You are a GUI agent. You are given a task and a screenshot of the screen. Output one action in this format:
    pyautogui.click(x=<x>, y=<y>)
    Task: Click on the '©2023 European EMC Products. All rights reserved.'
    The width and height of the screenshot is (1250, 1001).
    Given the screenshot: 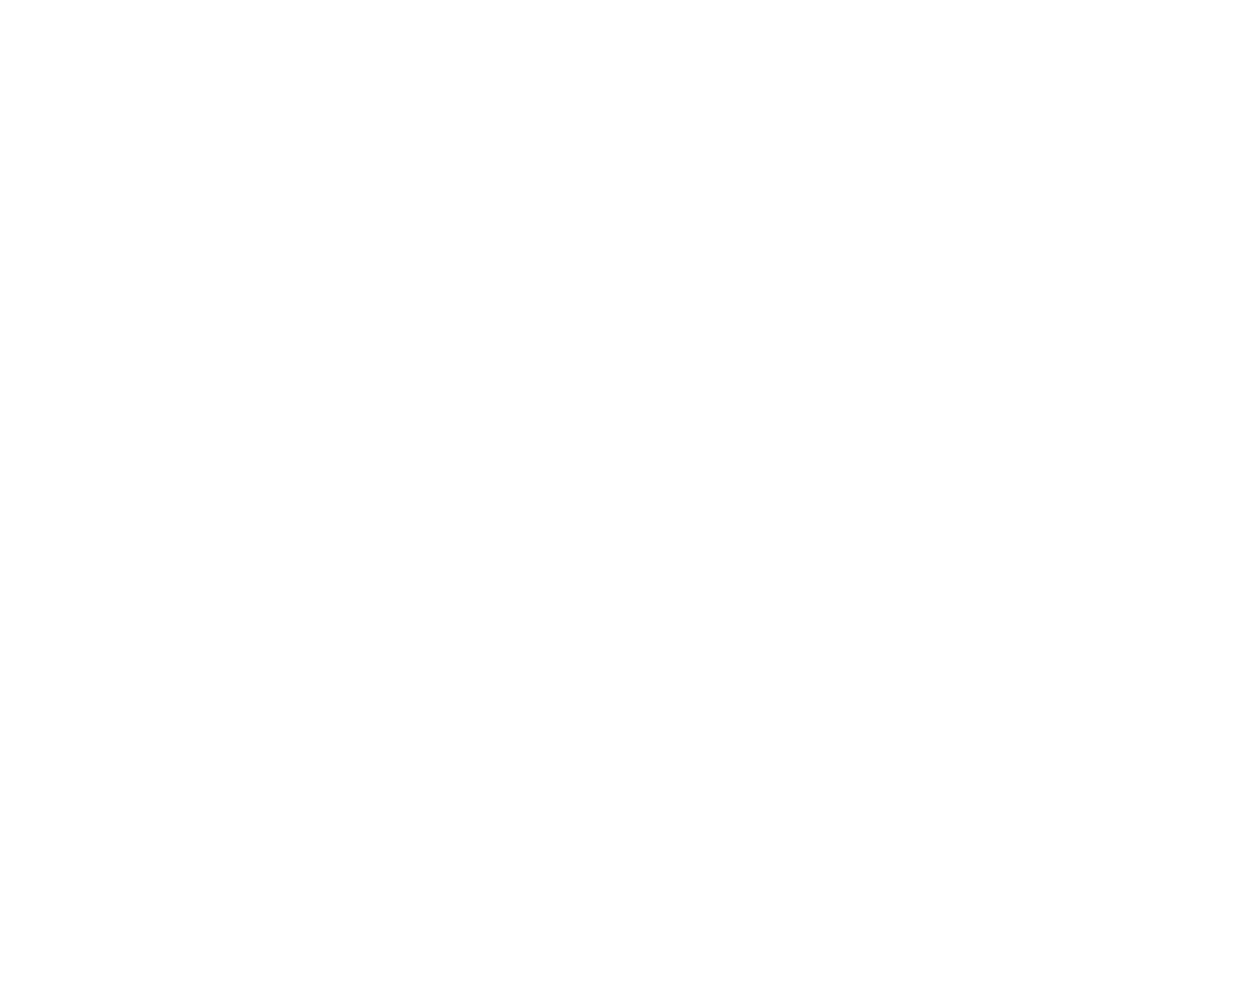 What is the action you would take?
    pyautogui.click(x=147, y=910)
    